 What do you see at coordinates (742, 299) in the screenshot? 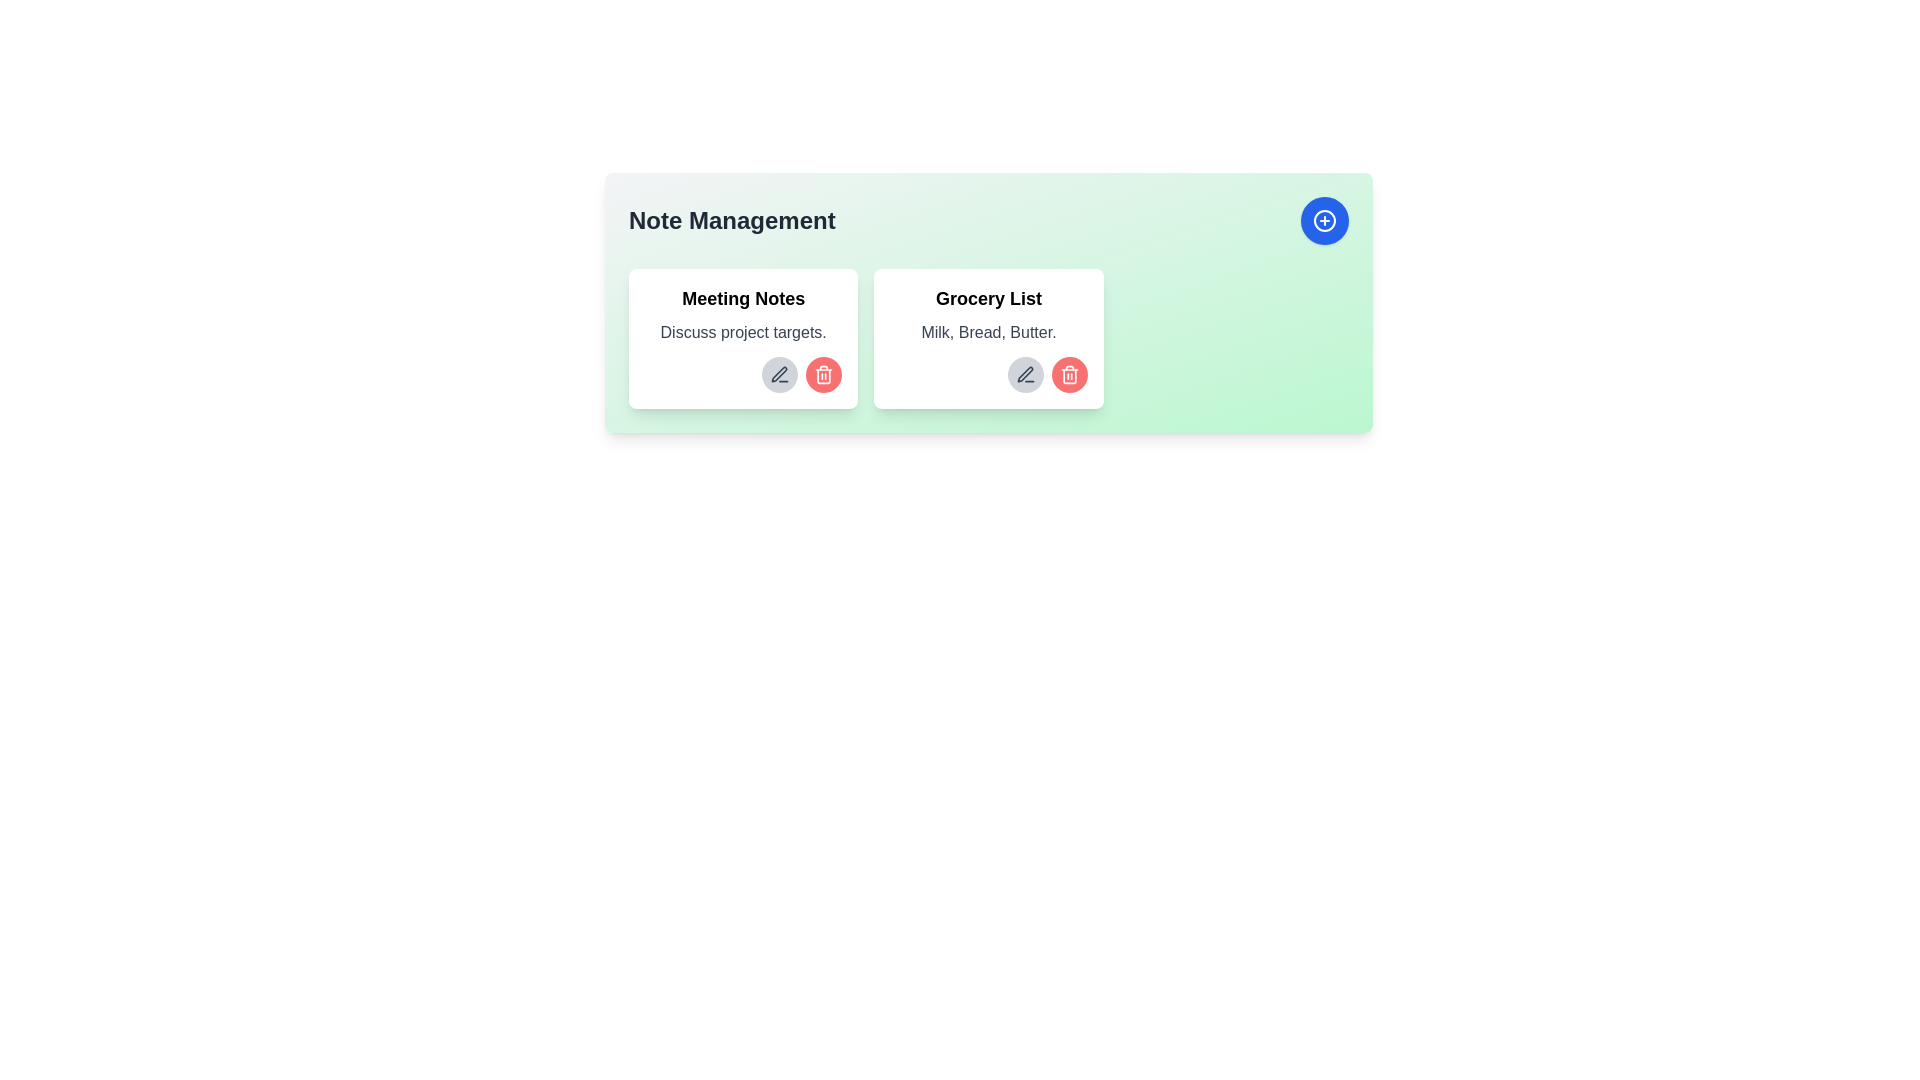
I see `the bold text label displaying 'Meeting Notes', which is located at the top-left corner of the white card with rounded corners under 'Note Management'` at bounding box center [742, 299].